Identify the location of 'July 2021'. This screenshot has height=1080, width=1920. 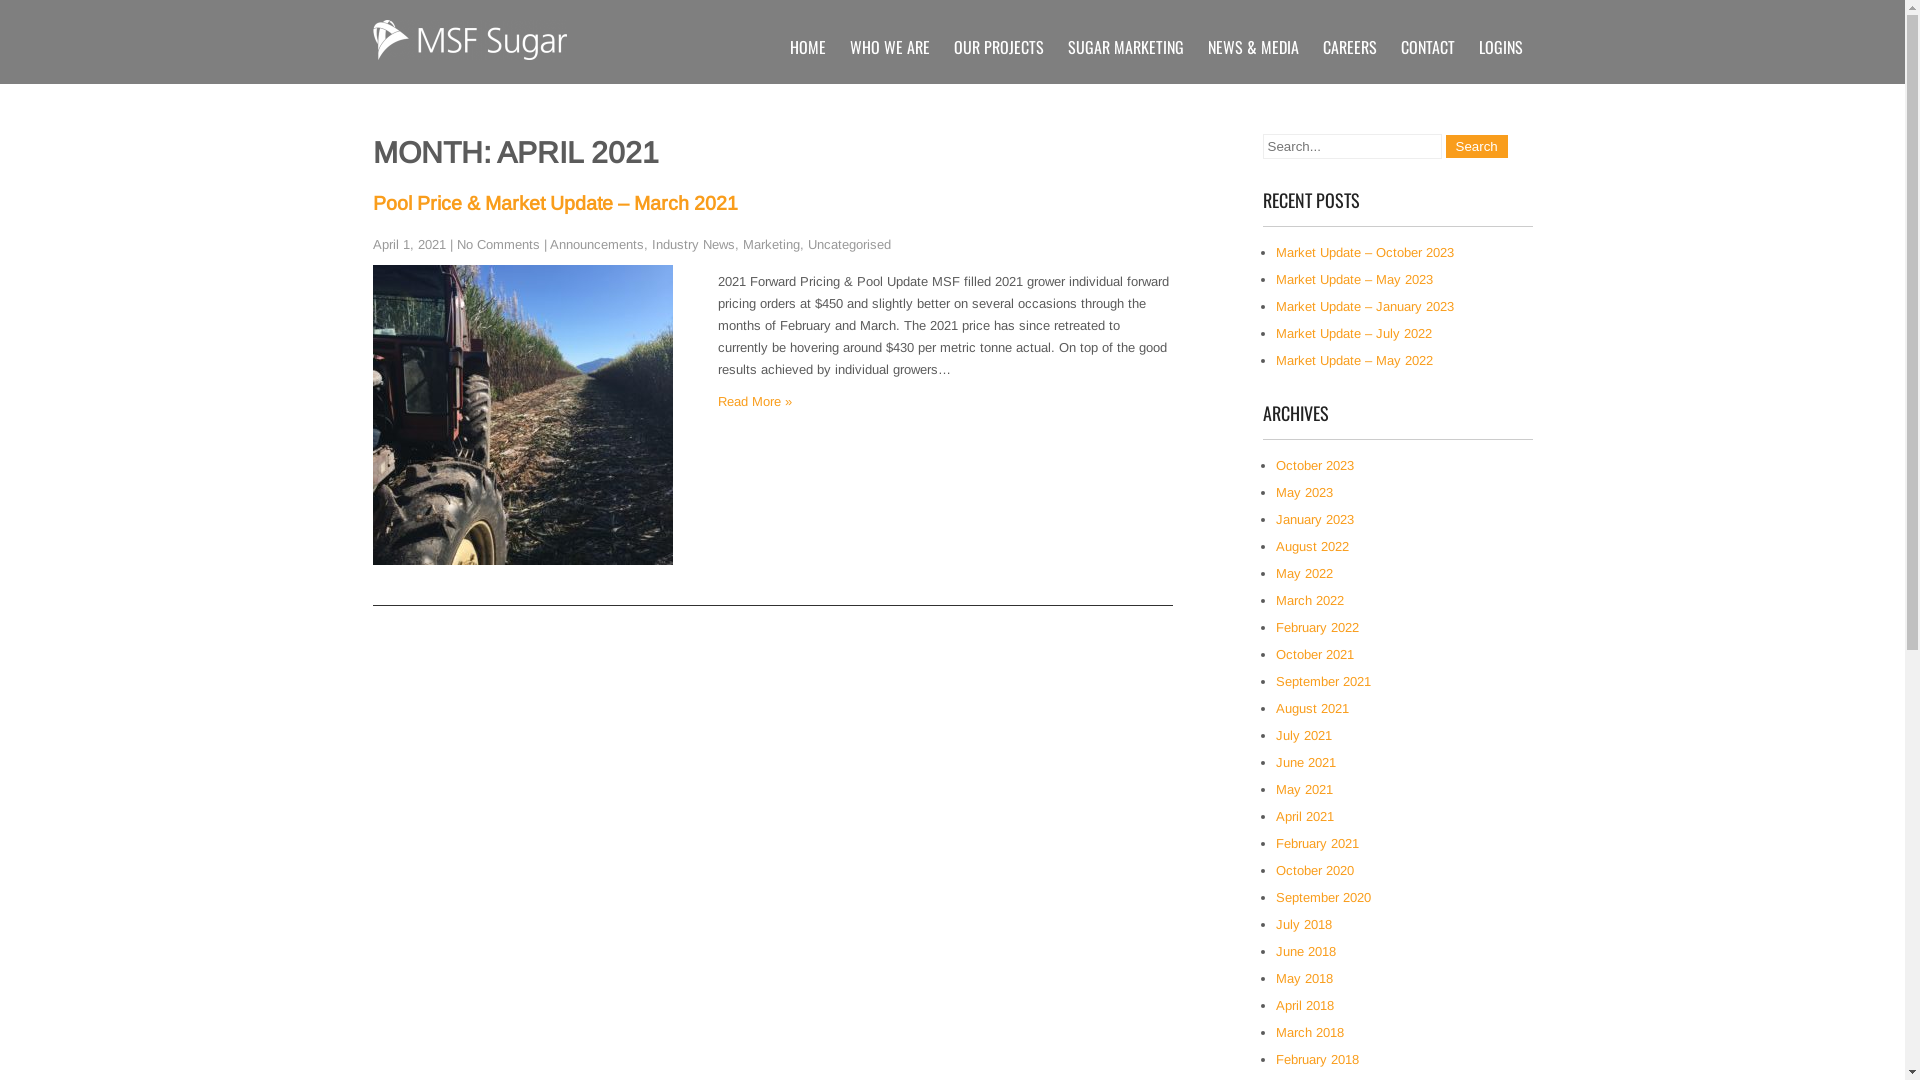
(1304, 735).